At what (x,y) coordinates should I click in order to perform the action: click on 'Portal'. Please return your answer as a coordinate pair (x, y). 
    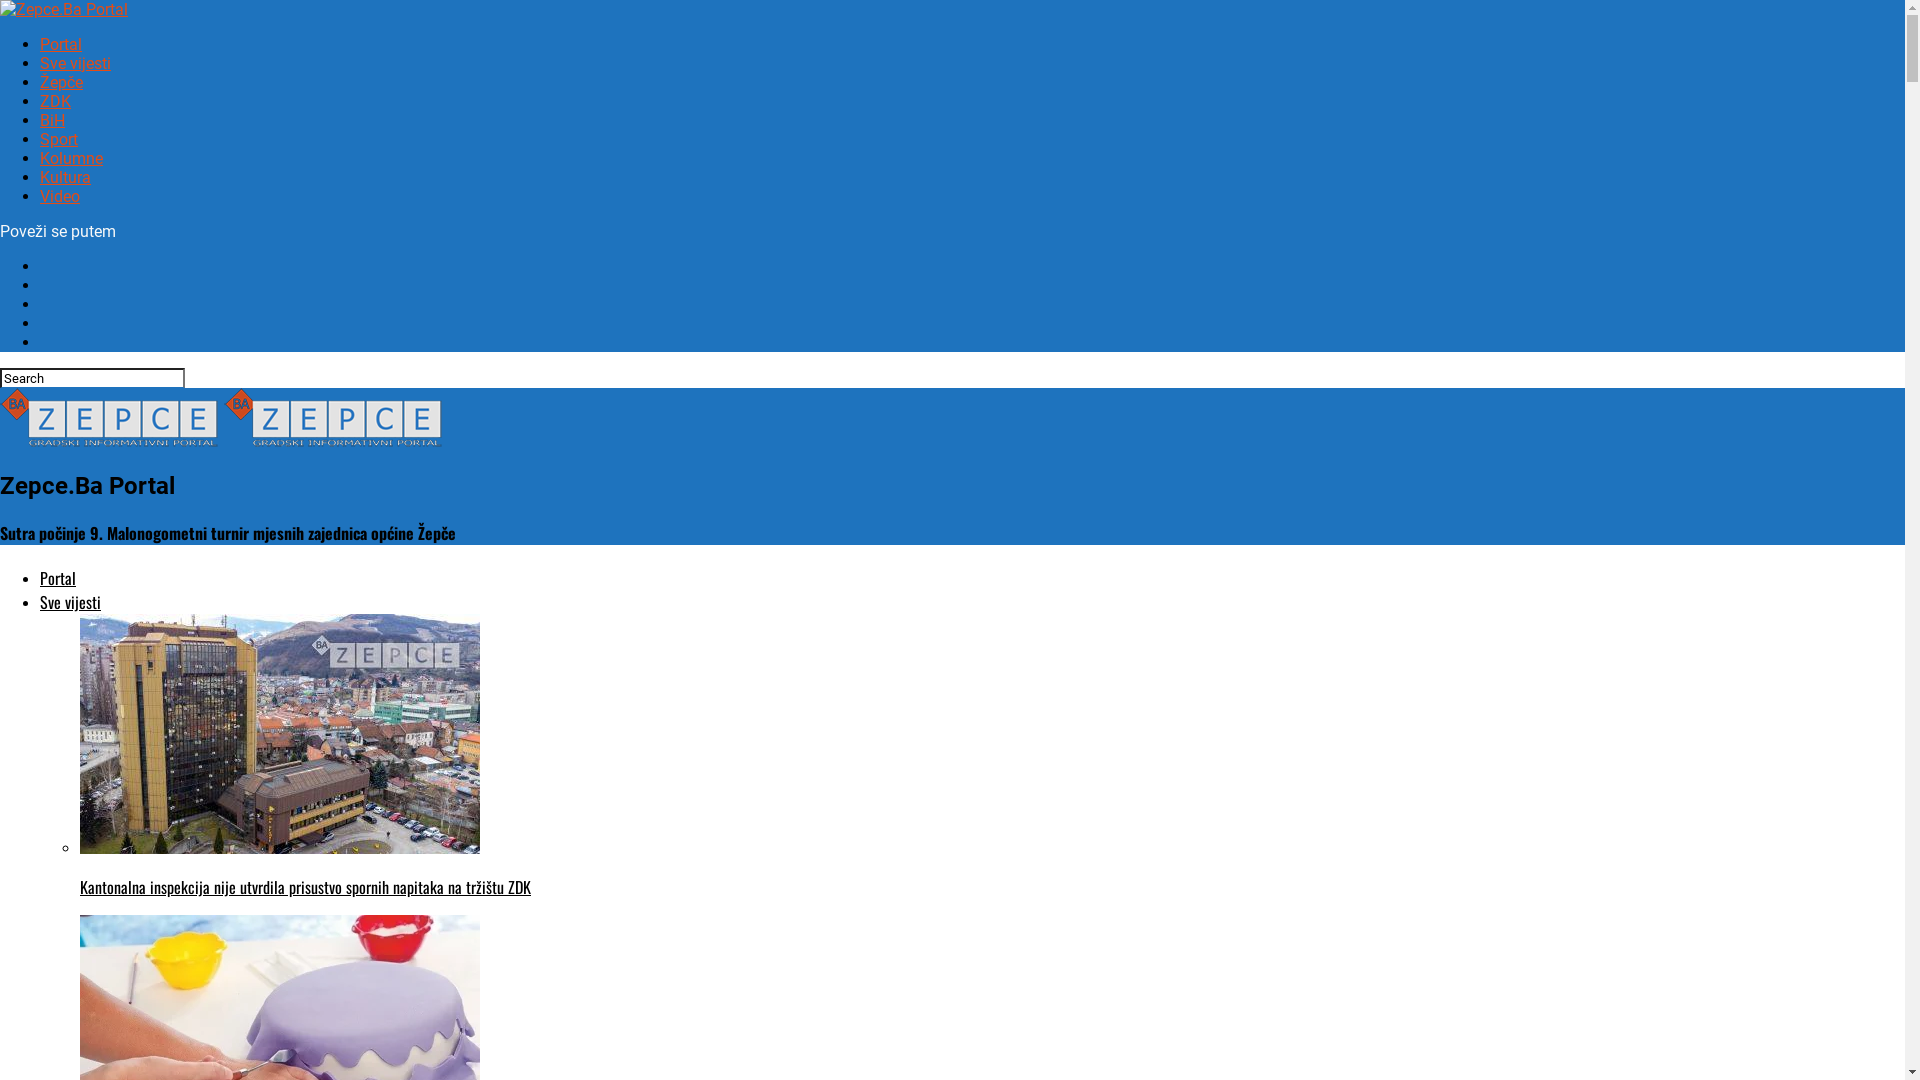
    Looking at the image, I should click on (61, 44).